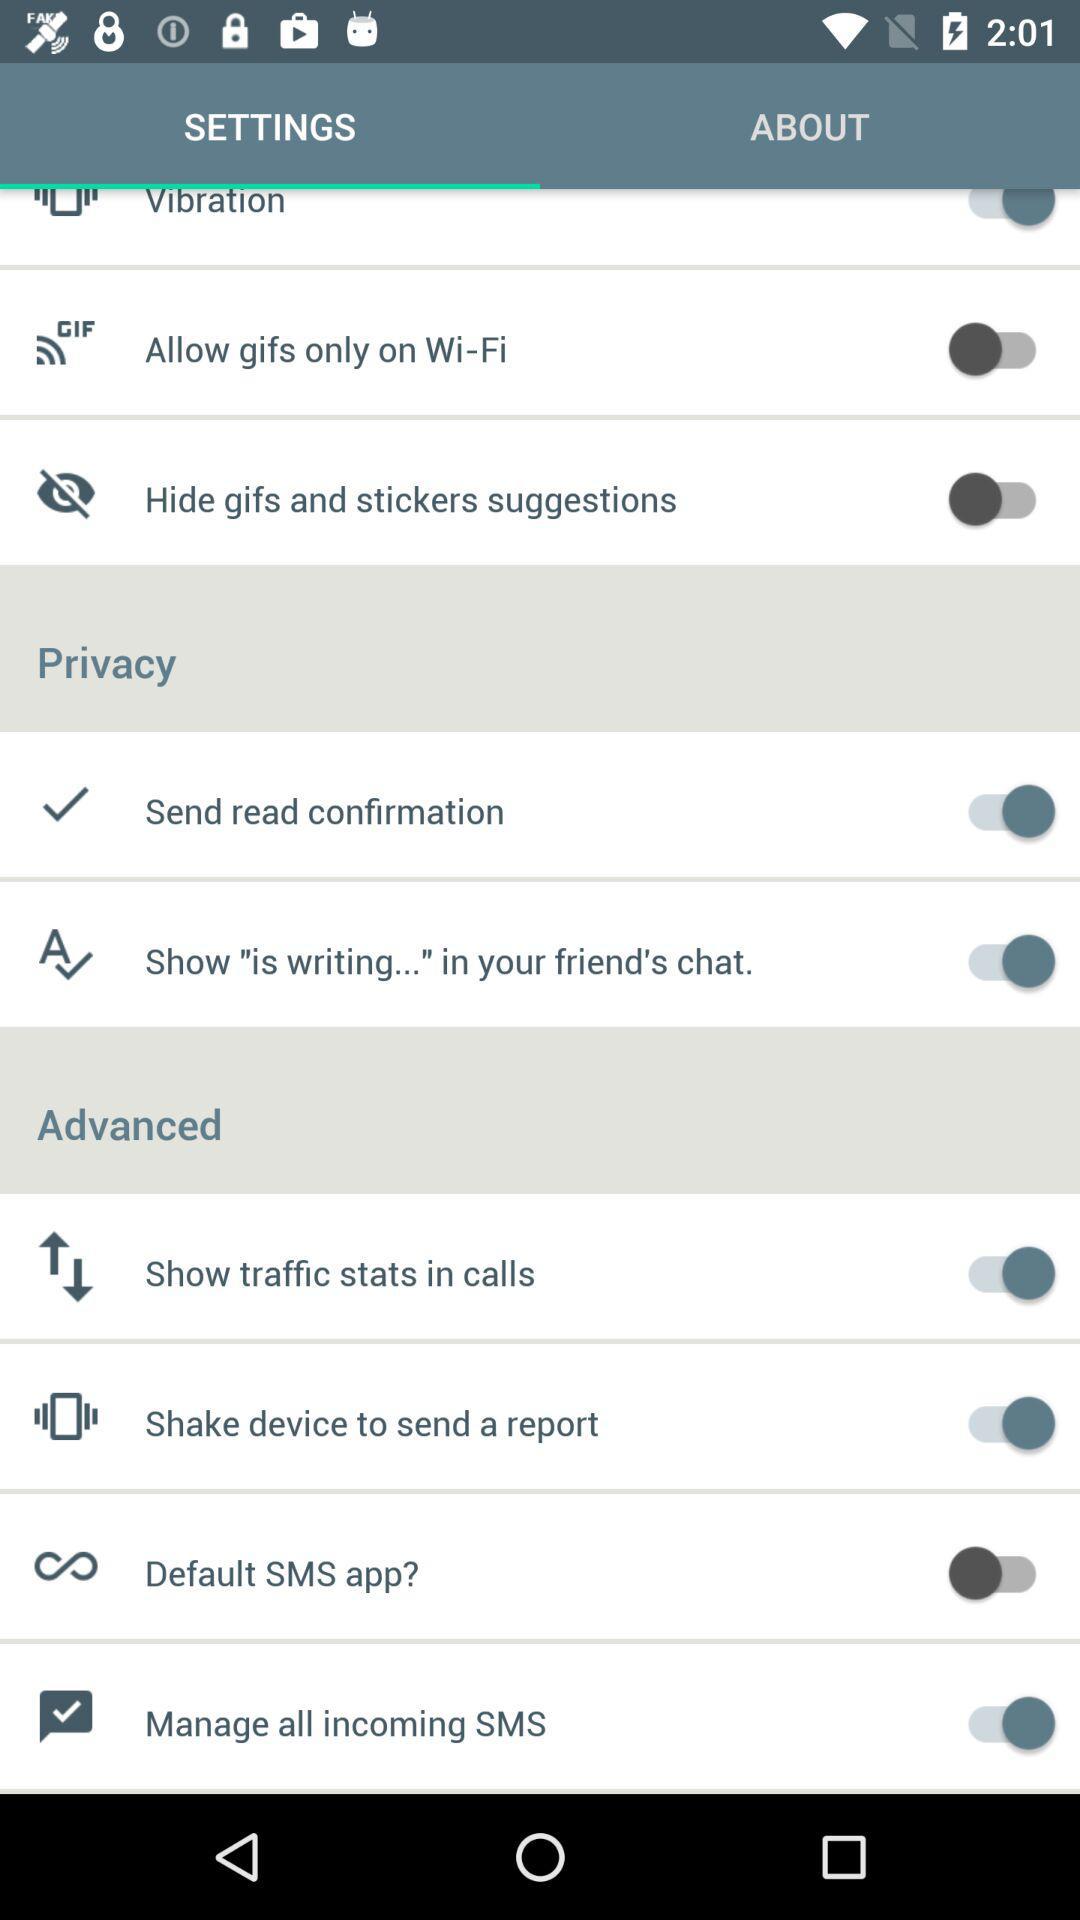 The height and width of the screenshot is (1920, 1080). I want to click on switch autoplay option, so click(1002, 496).